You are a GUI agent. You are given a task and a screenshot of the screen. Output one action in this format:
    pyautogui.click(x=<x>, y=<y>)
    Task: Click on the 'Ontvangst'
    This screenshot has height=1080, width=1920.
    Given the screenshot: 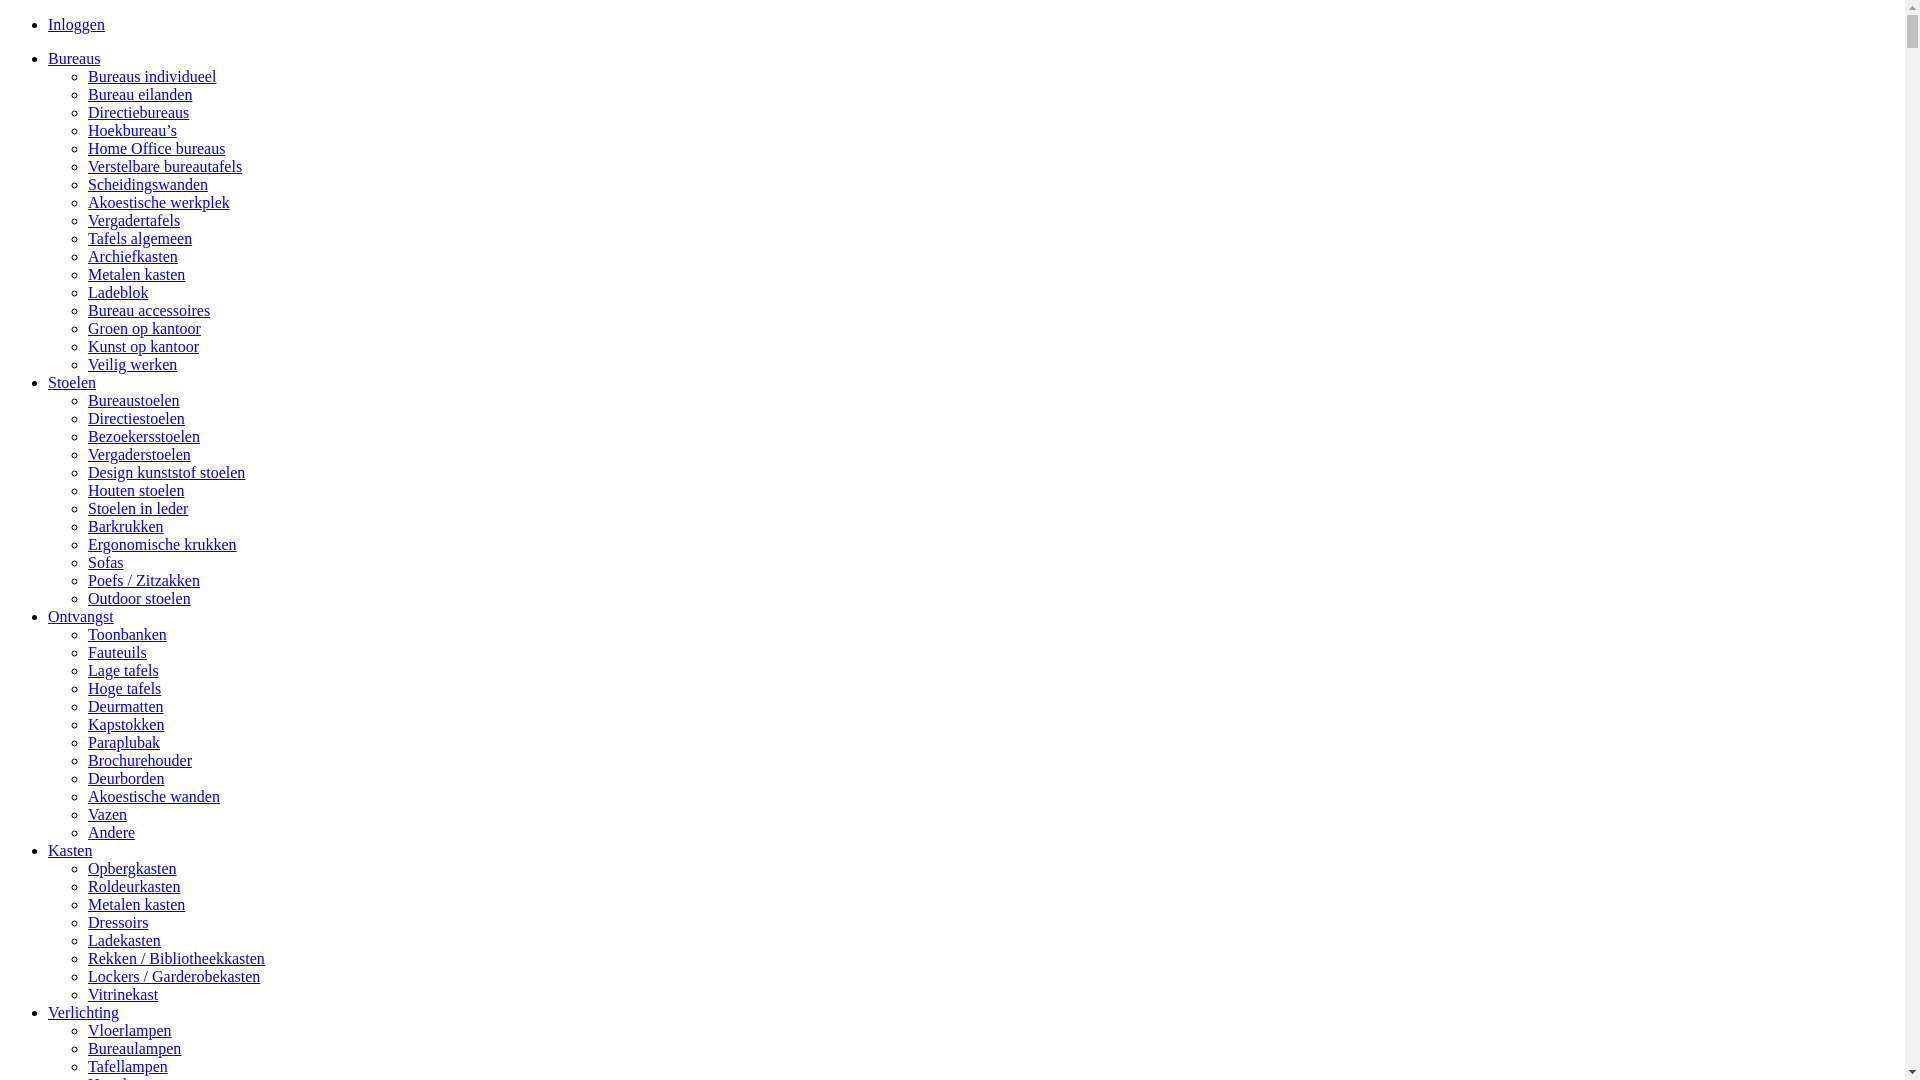 What is the action you would take?
    pyautogui.click(x=48, y=615)
    